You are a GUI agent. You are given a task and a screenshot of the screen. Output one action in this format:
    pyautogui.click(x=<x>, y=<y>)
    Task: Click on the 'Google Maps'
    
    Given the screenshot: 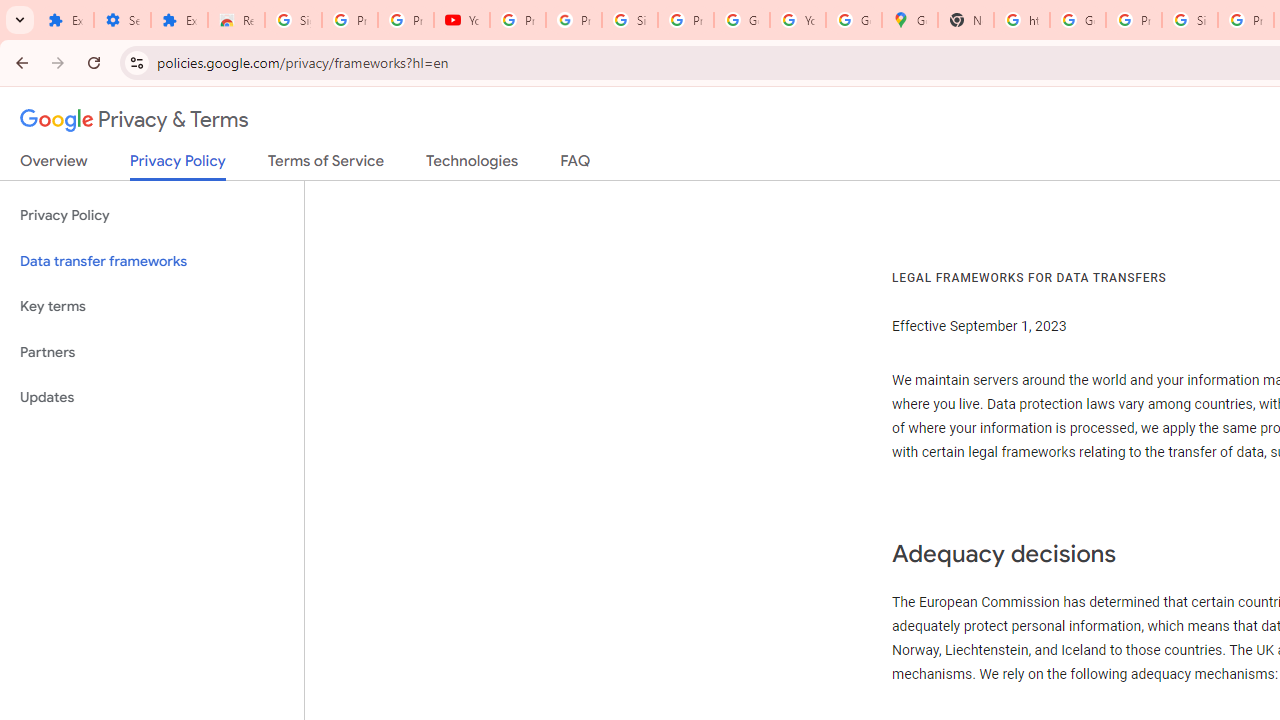 What is the action you would take?
    pyautogui.click(x=909, y=20)
    